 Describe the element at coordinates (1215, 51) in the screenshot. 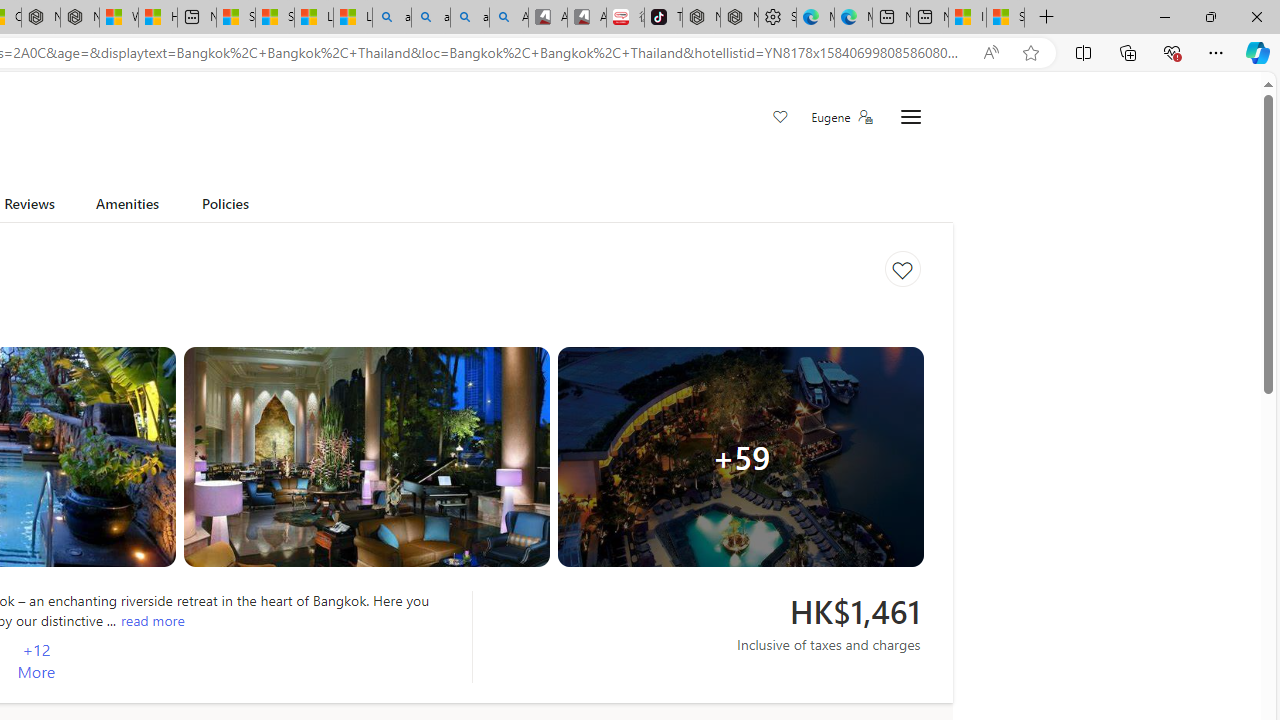

I see `'Settings and more (Alt+F)'` at that location.